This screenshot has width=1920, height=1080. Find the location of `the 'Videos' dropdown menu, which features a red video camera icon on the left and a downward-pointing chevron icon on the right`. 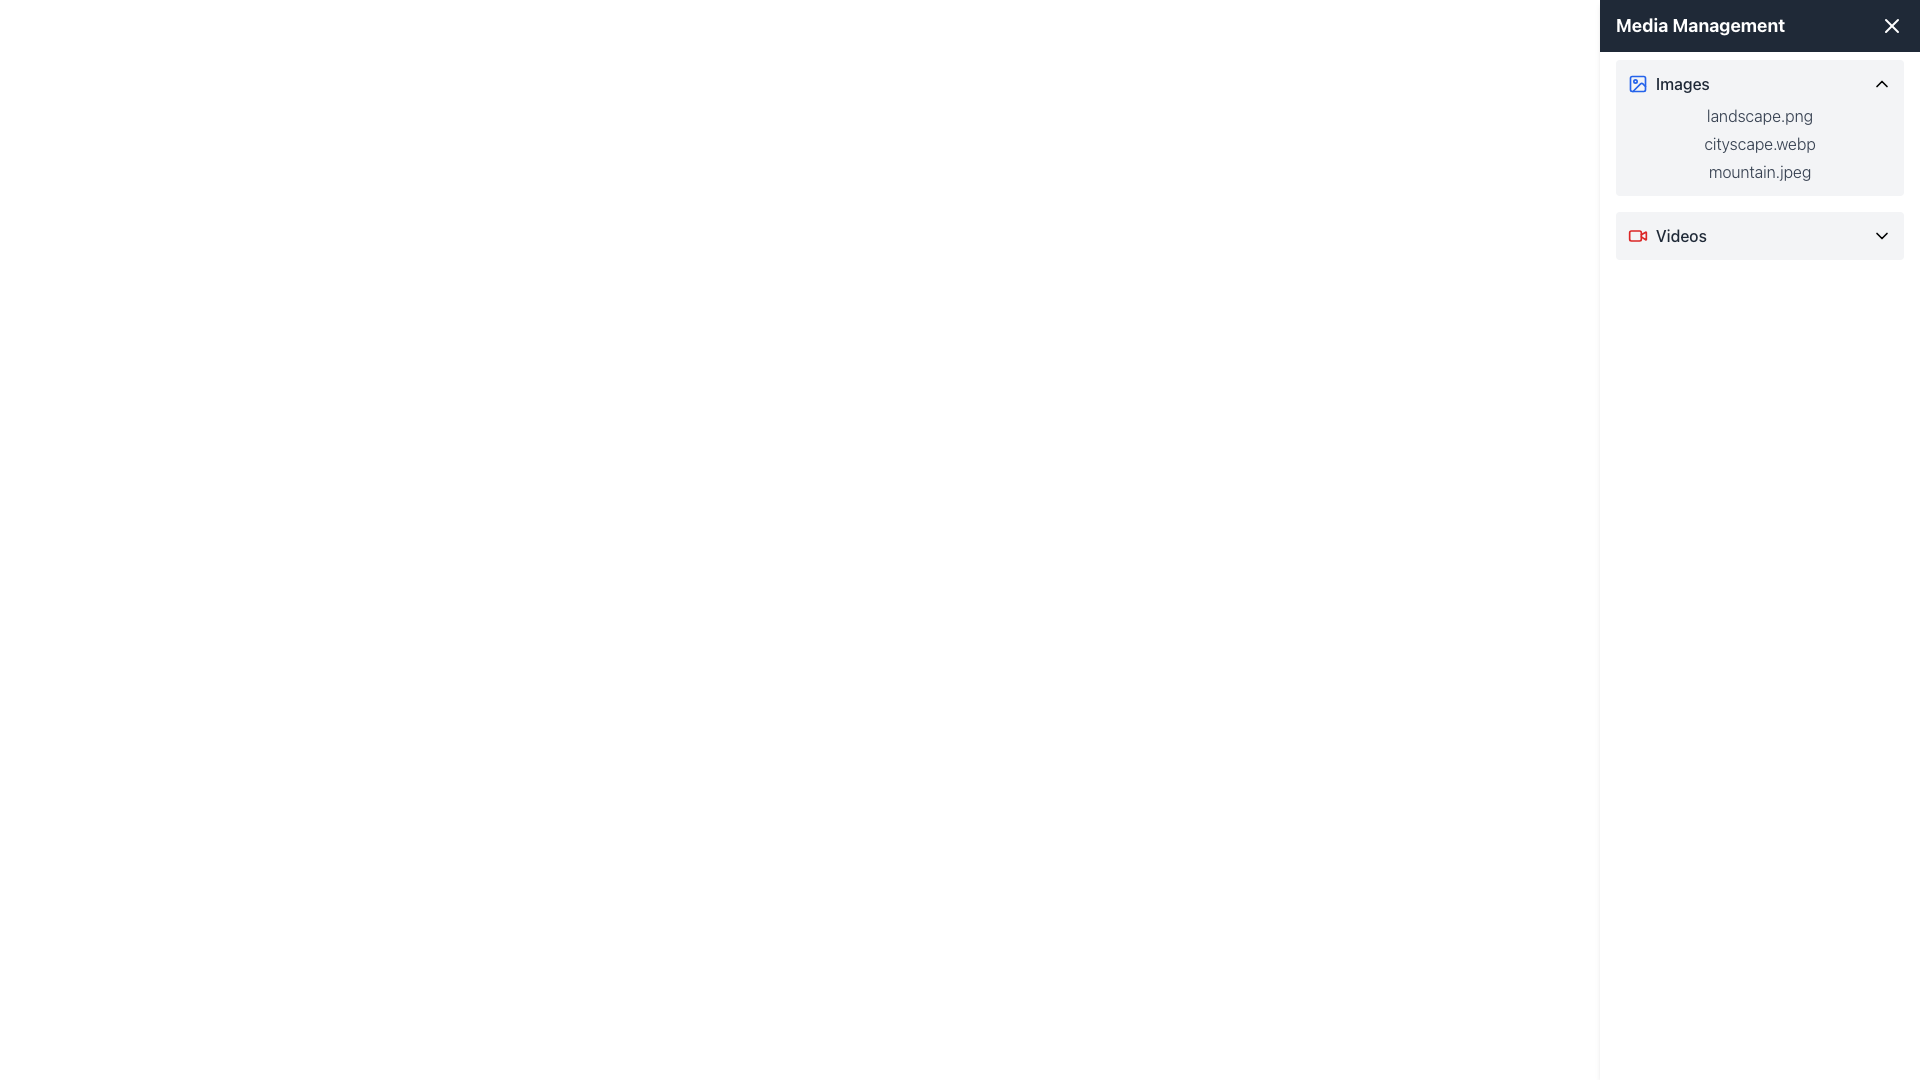

the 'Videos' dropdown menu, which features a red video camera icon on the left and a downward-pointing chevron icon on the right is located at coordinates (1760, 234).